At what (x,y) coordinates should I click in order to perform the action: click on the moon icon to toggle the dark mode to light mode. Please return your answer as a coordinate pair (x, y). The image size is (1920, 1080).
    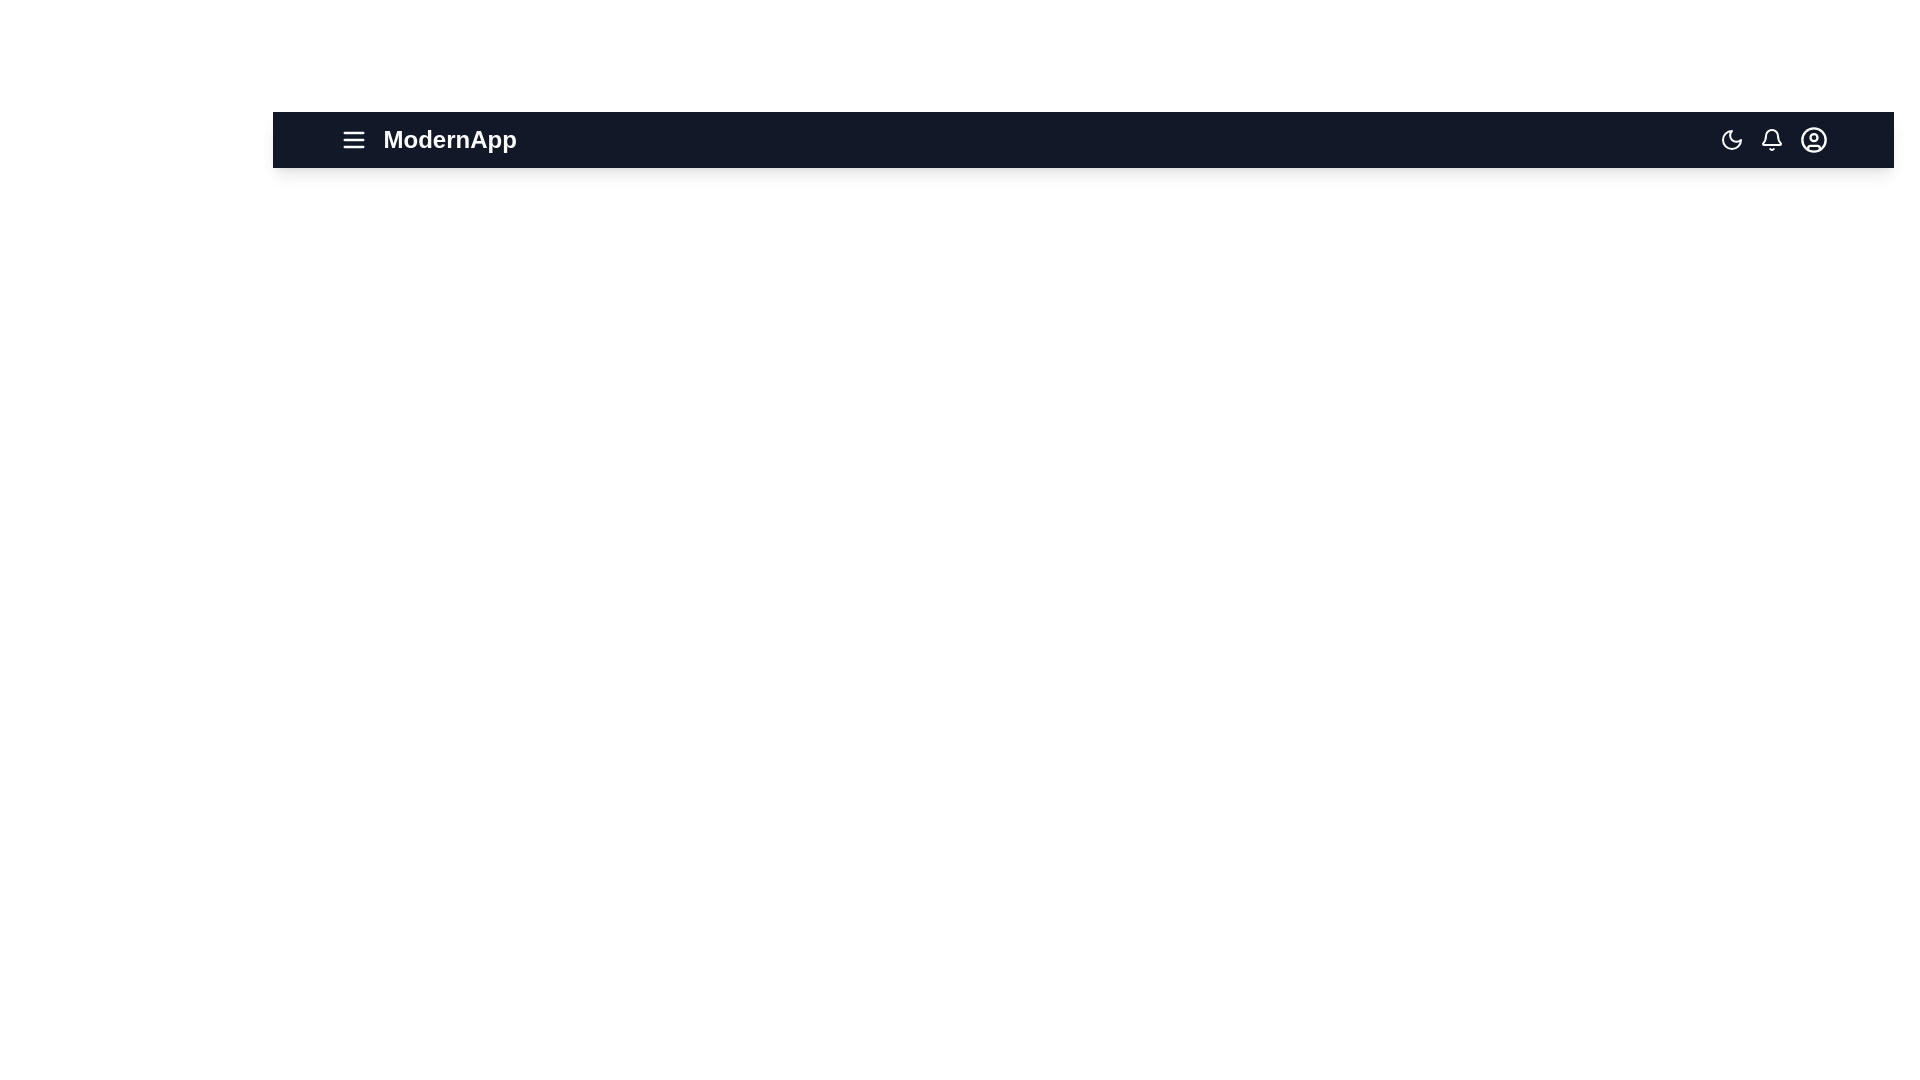
    Looking at the image, I should click on (1730, 138).